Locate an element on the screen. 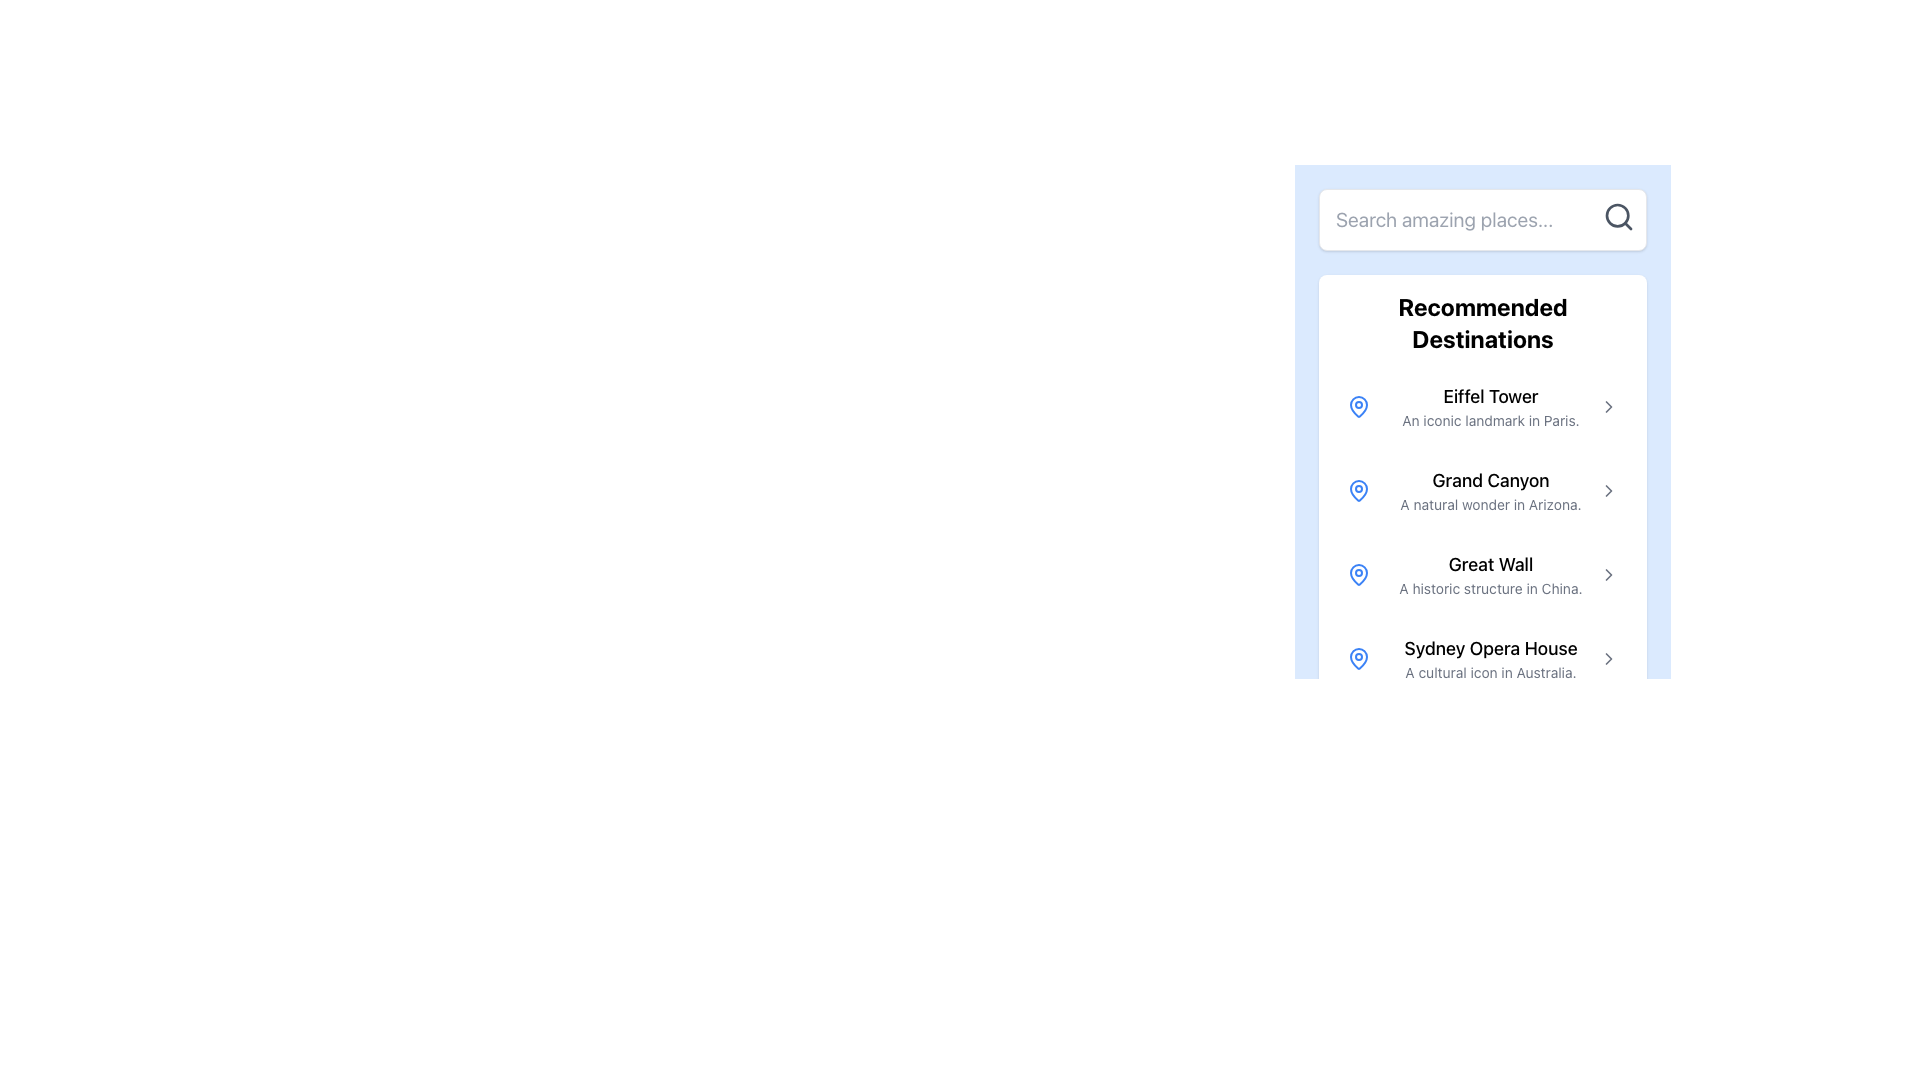 The image size is (1920, 1080). the icon located on the far-right side of the entry labeled 'Great Wall' in the 'Recommended Destinations' list is located at coordinates (1608, 574).